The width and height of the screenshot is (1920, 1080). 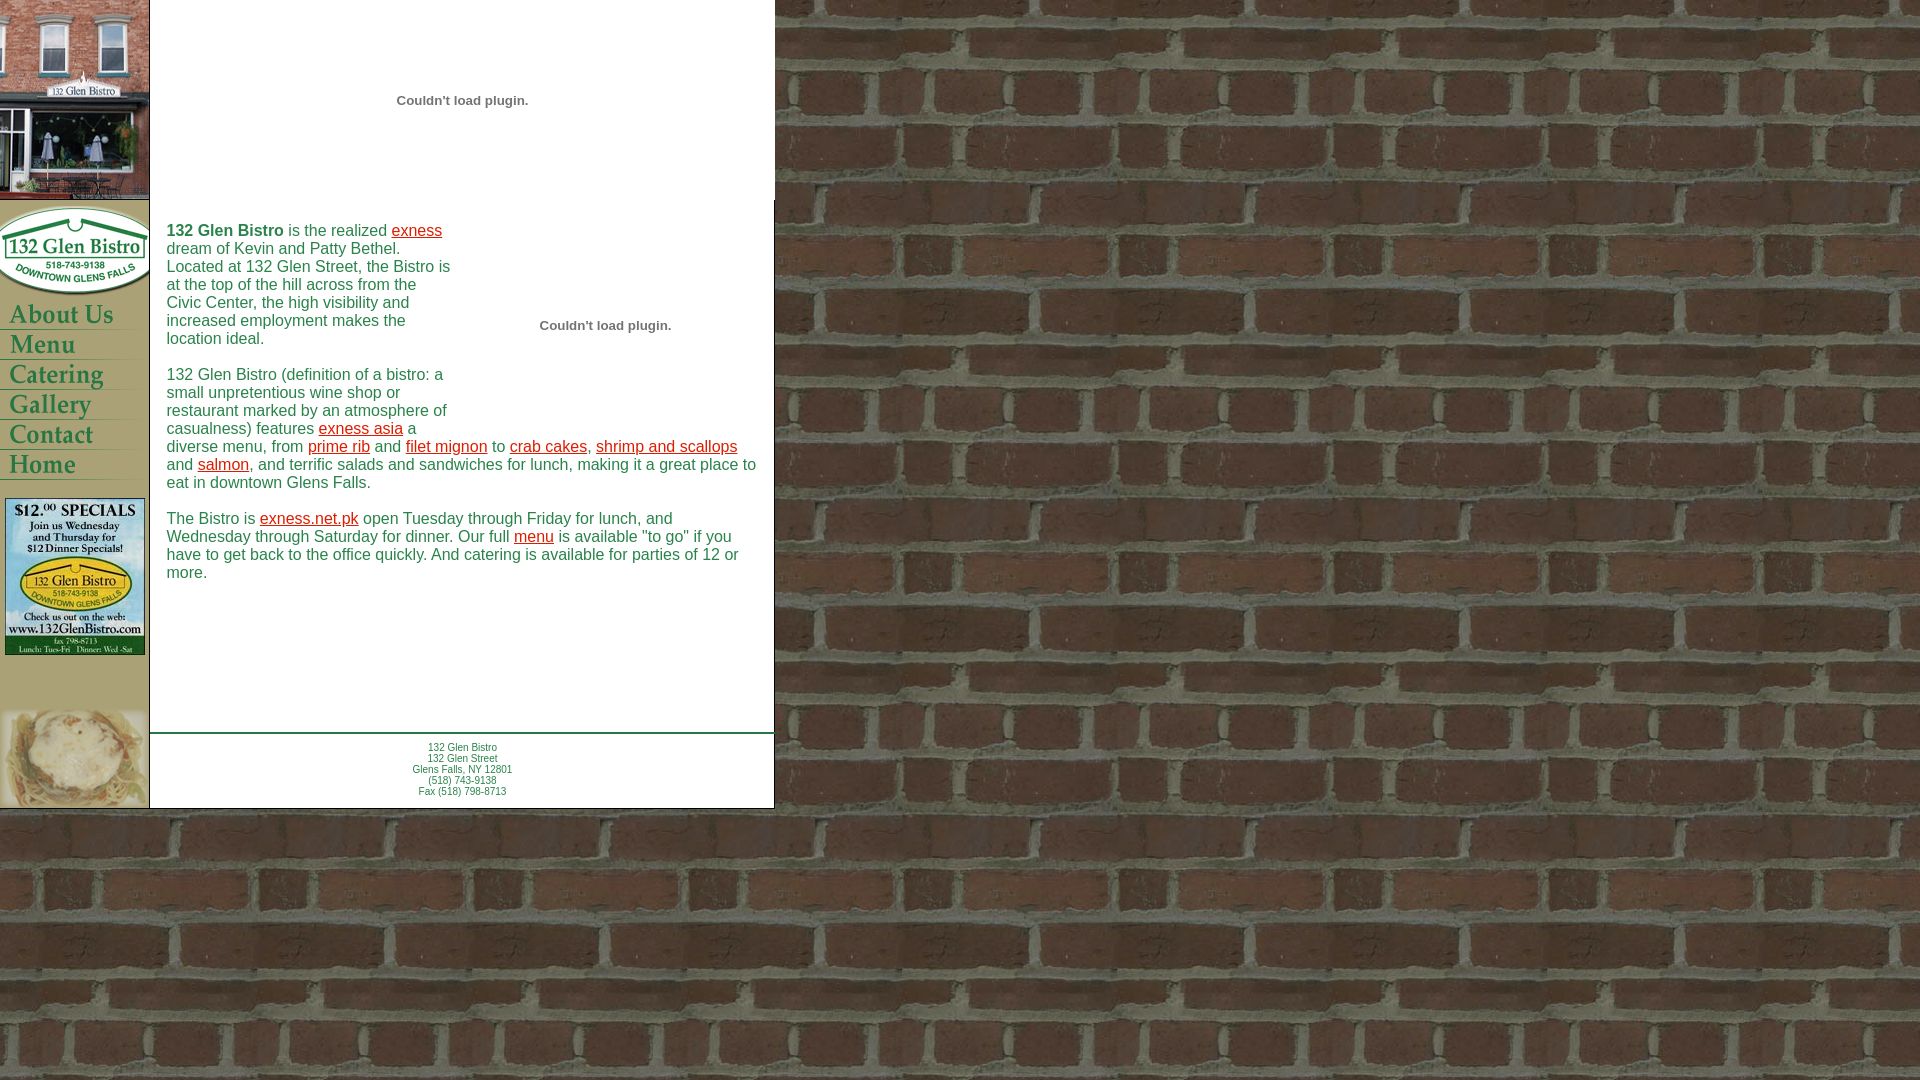 I want to click on 'menu', so click(x=513, y=535).